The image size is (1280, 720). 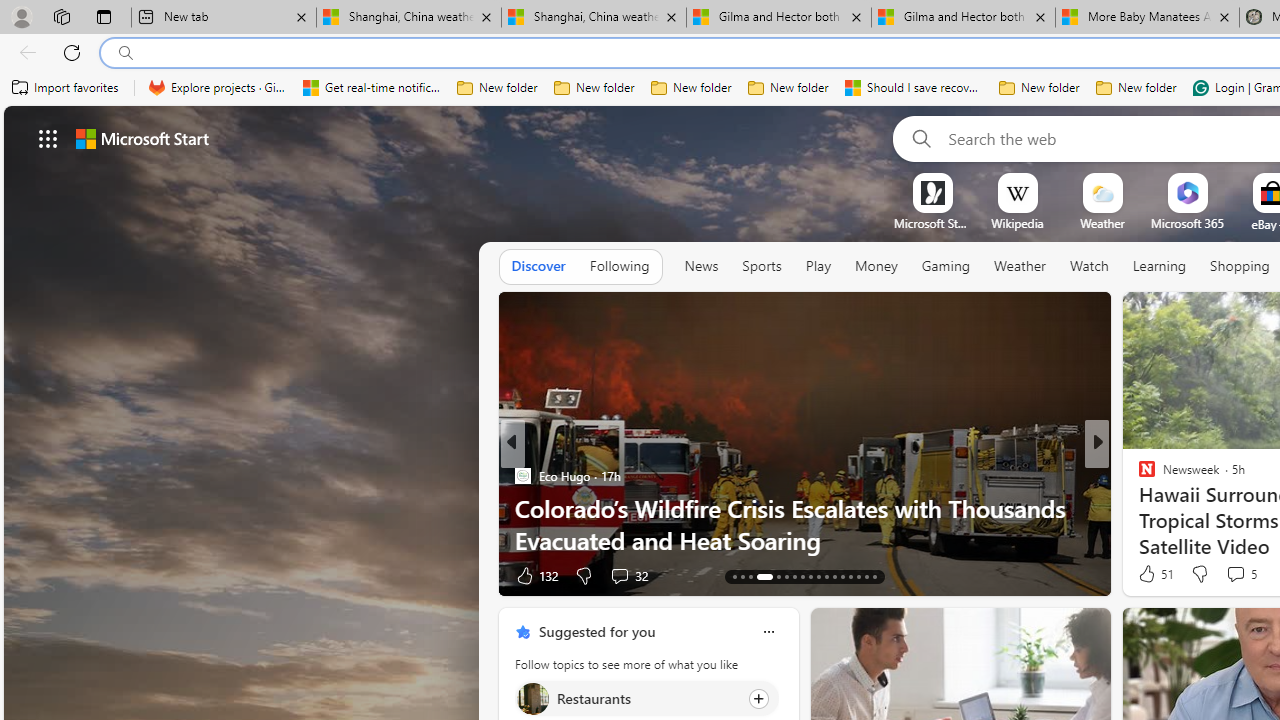 What do you see at coordinates (850, 577) in the screenshot?
I see `'AutomationID: tab-30'` at bounding box center [850, 577].